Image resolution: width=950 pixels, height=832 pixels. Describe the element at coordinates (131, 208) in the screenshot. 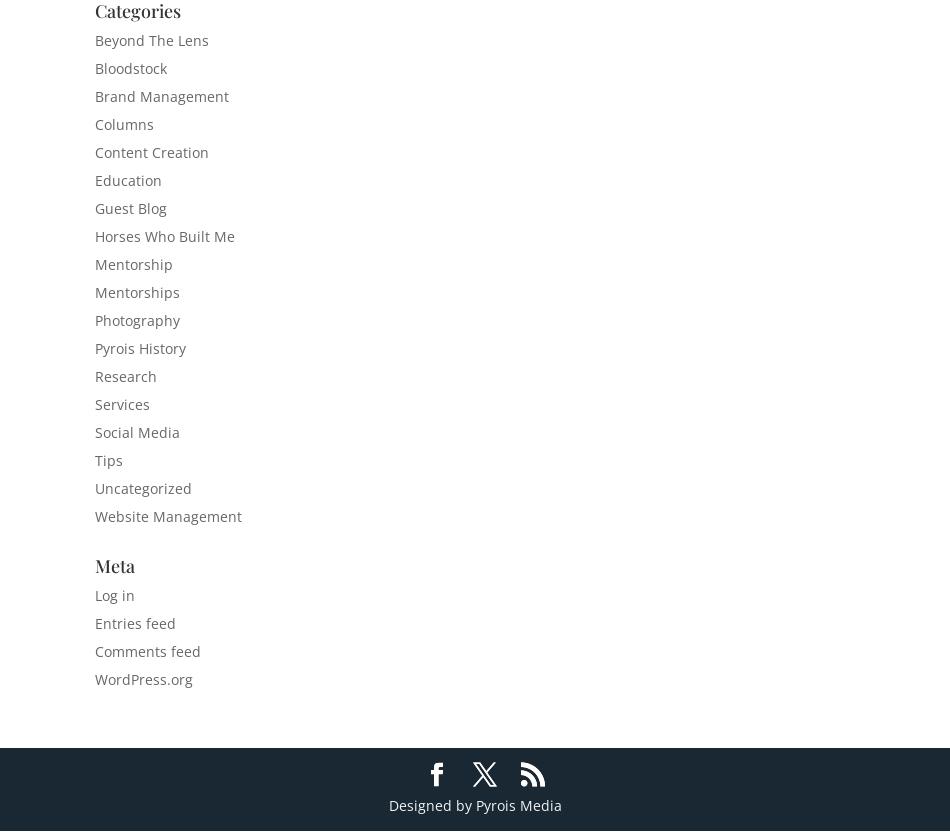

I see `'Guest Blog'` at that location.